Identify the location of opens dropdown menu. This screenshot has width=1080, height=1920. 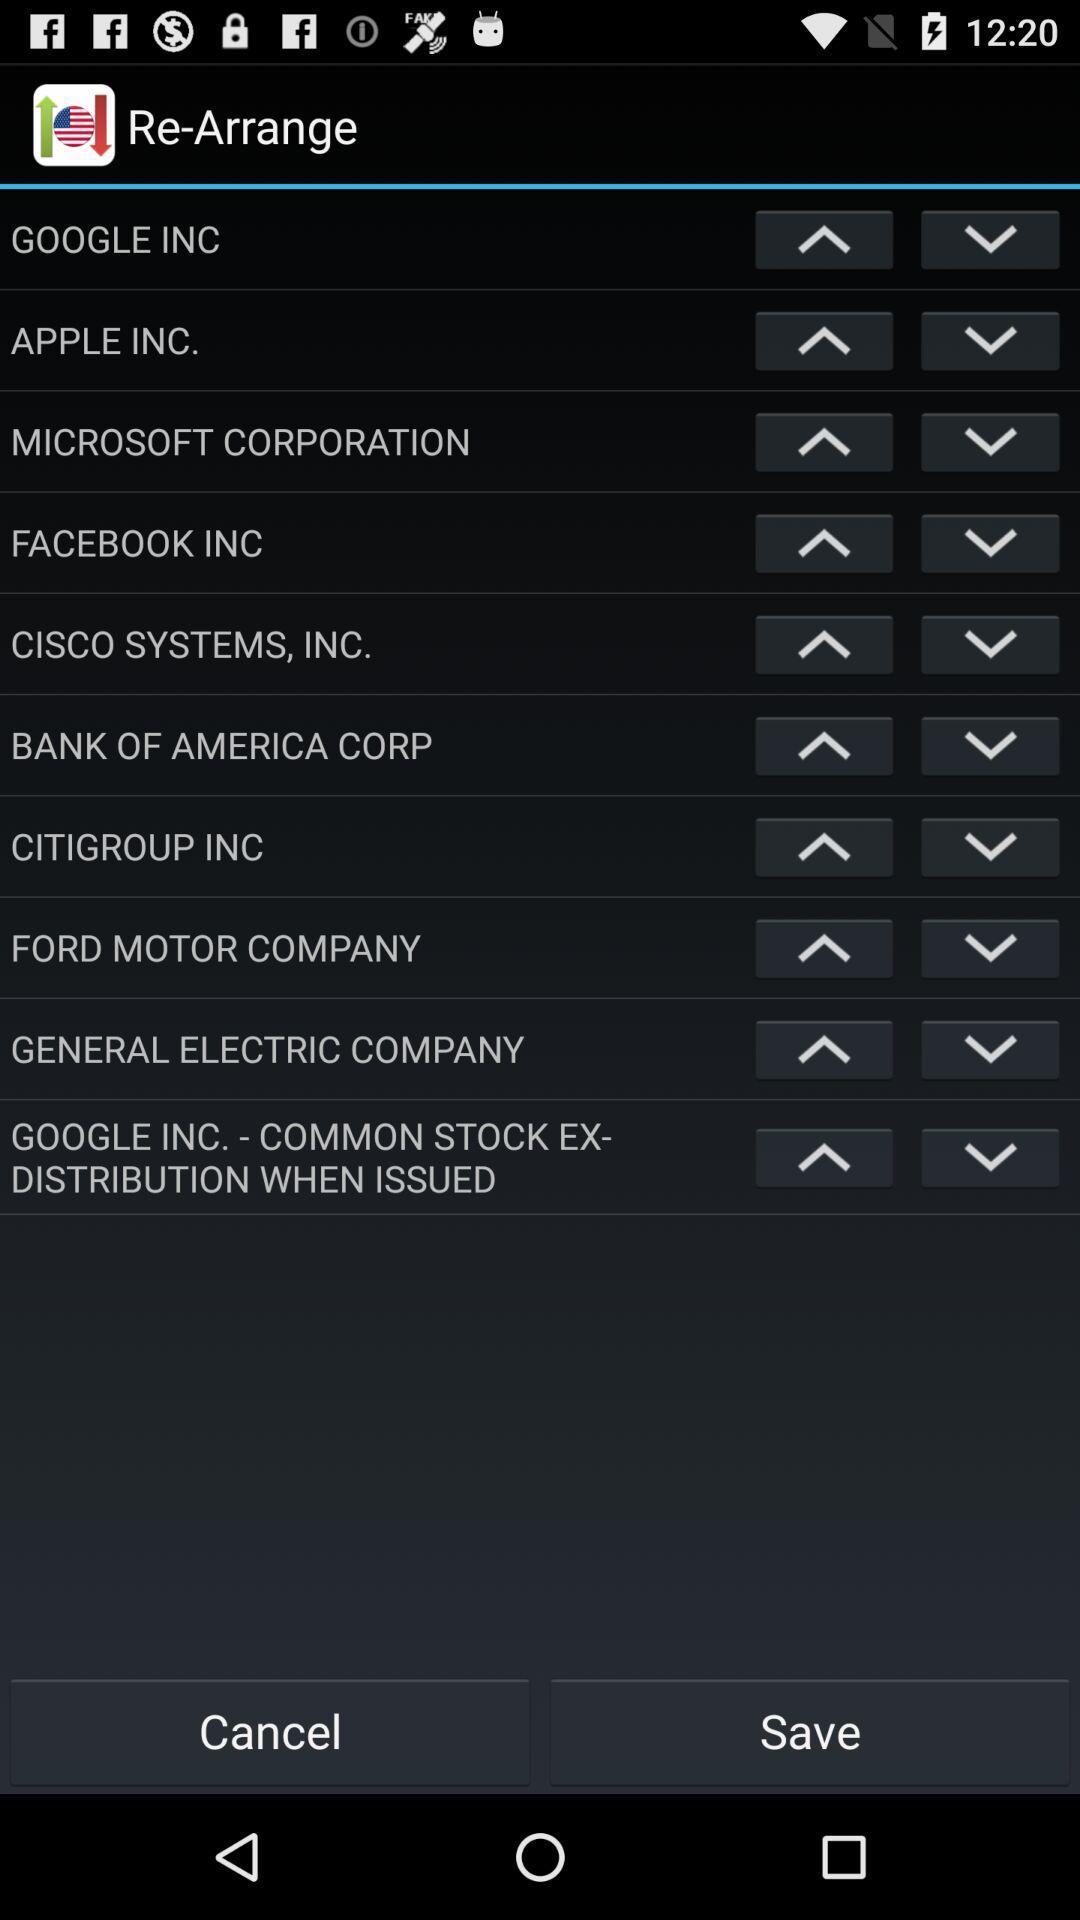
(990, 1156).